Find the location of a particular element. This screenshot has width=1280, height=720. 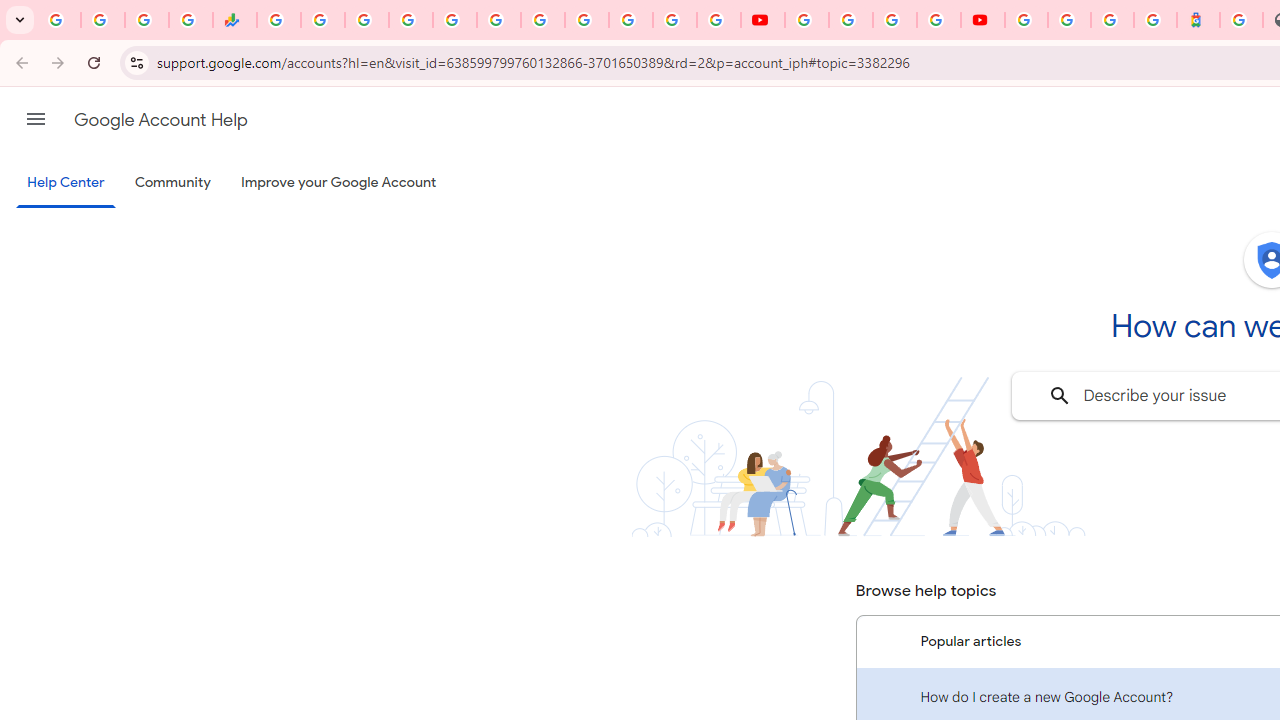

'Privacy Checkup' is located at coordinates (719, 20).